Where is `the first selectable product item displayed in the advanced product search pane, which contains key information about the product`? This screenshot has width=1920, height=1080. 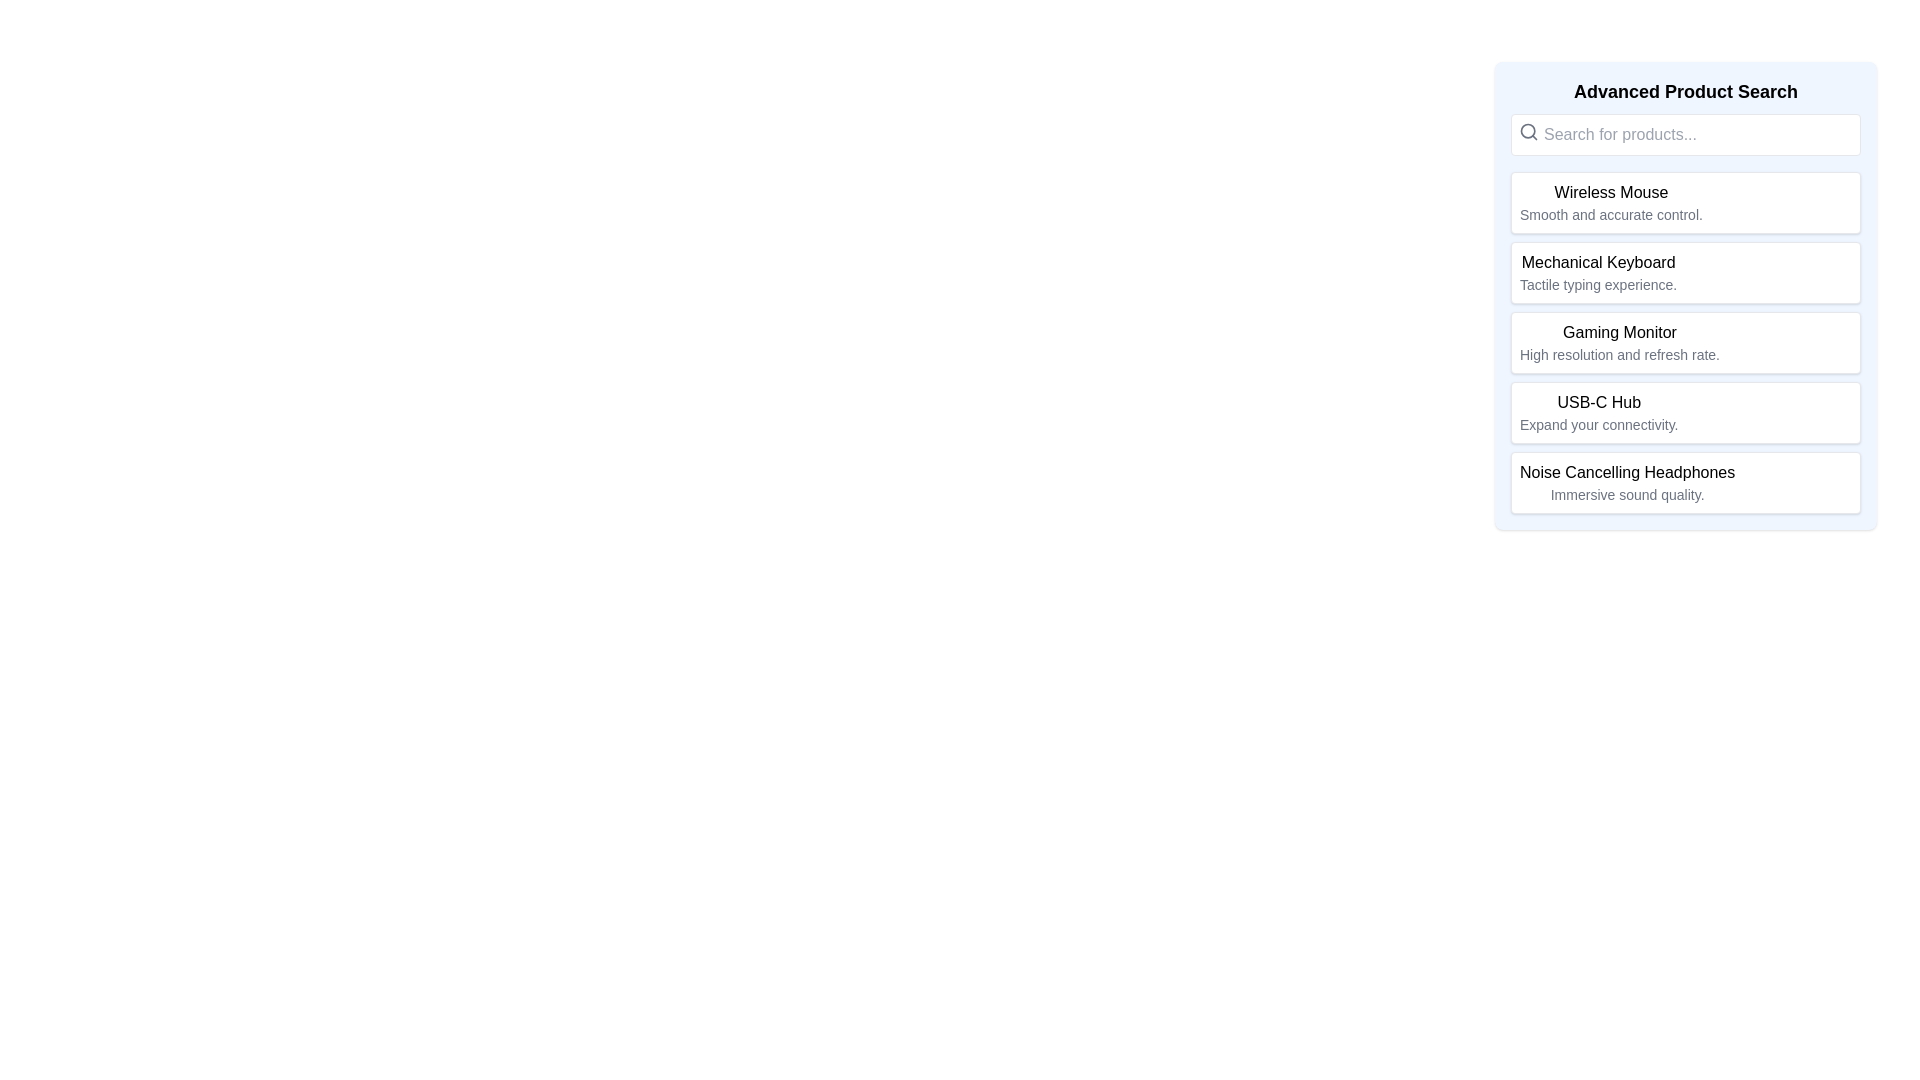 the first selectable product item displayed in the advanced product search pane, which contains key information about the product is located at coordinates (1684, 203).